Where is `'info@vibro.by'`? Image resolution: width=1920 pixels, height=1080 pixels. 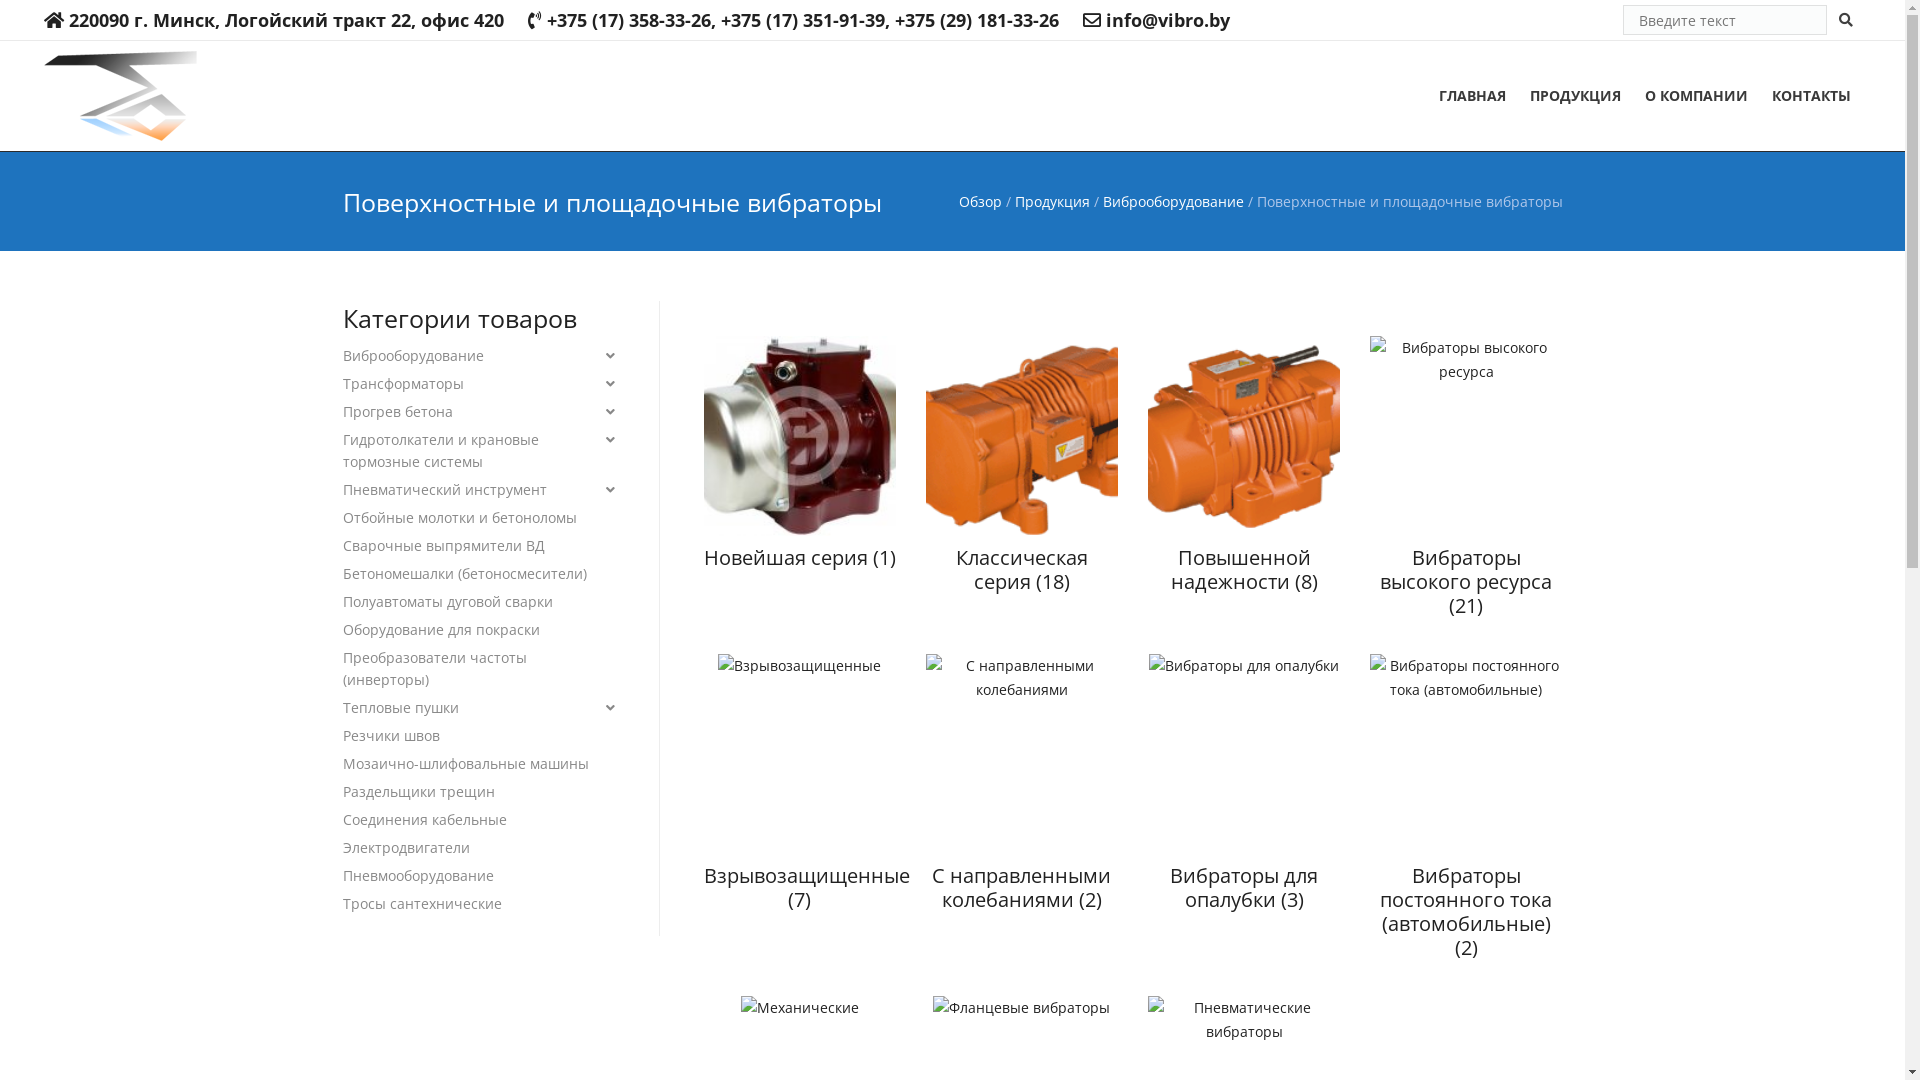 'info@vibro.by' is located at coordinates (1167, 19).